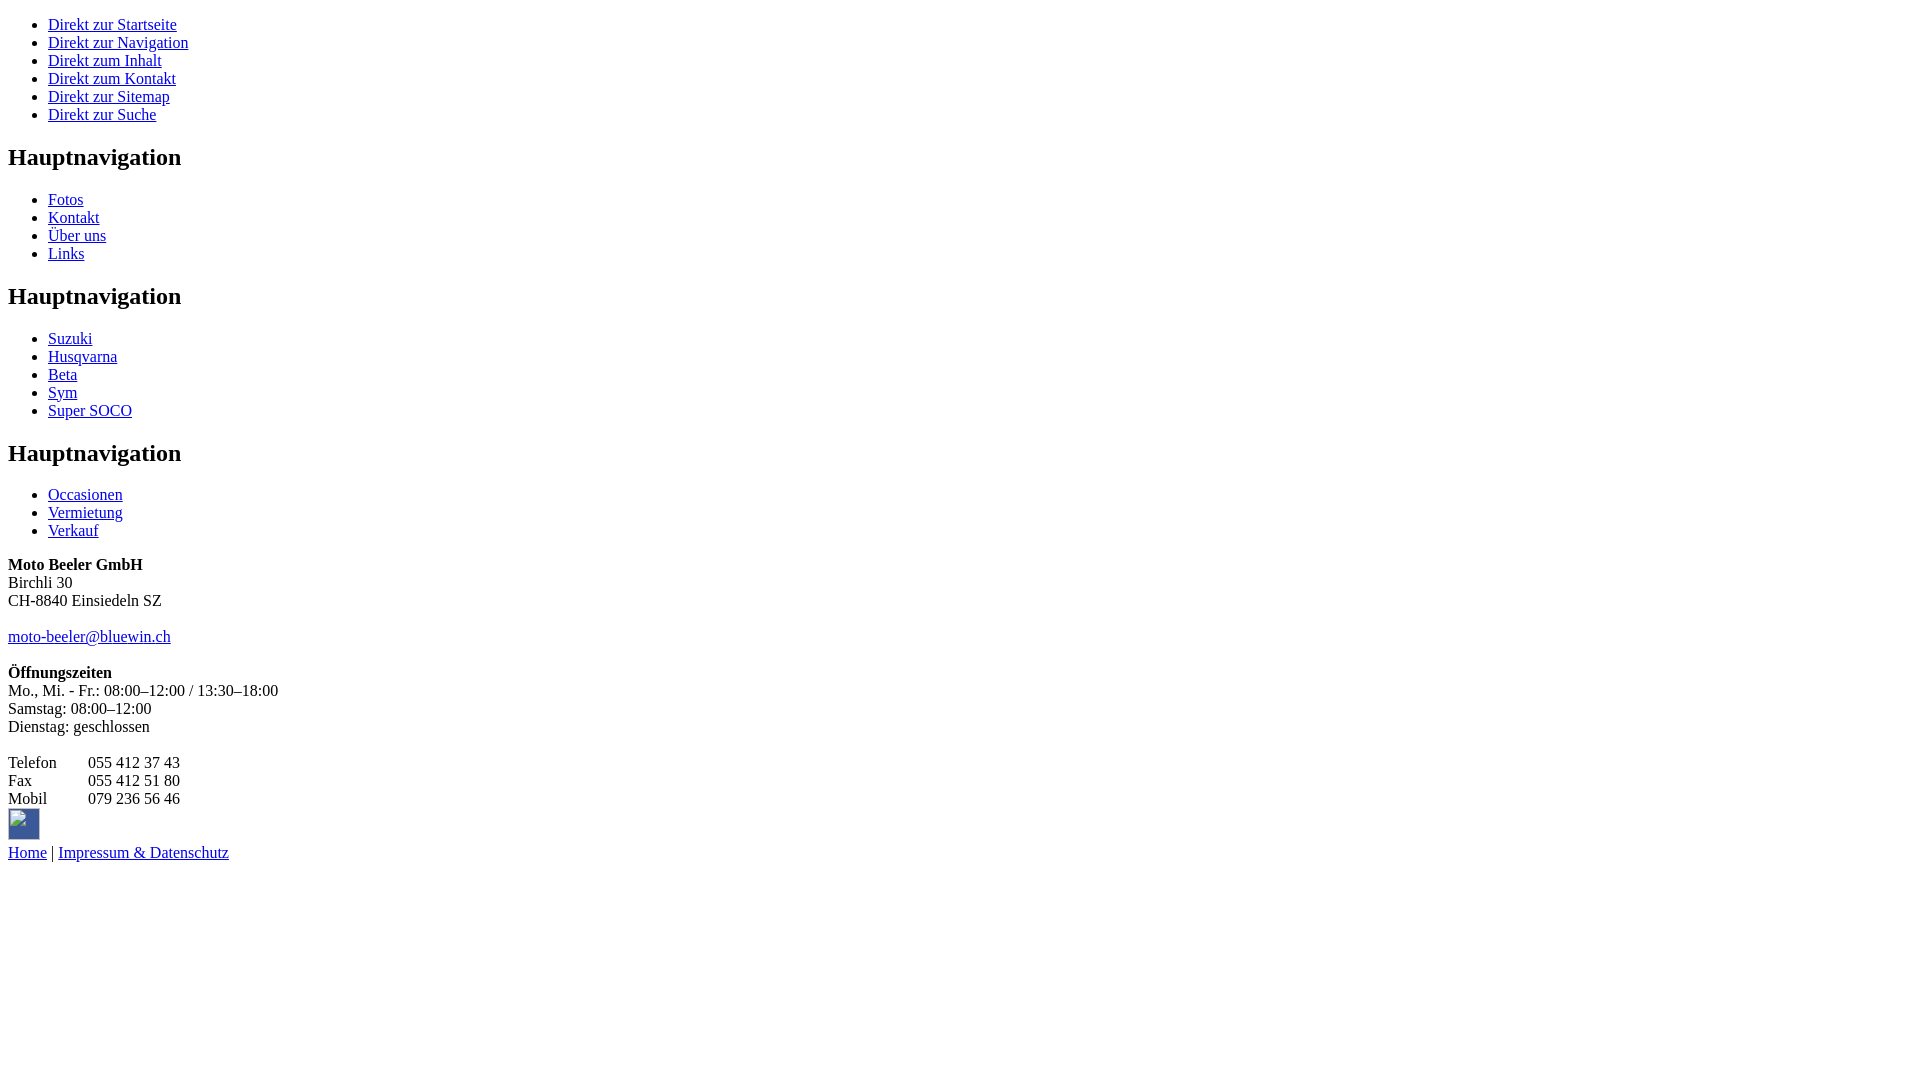 Image resolution: width=1920 pixels, height=1080 pixels. I want to click on 'Super SOCO', so click(89, 409).